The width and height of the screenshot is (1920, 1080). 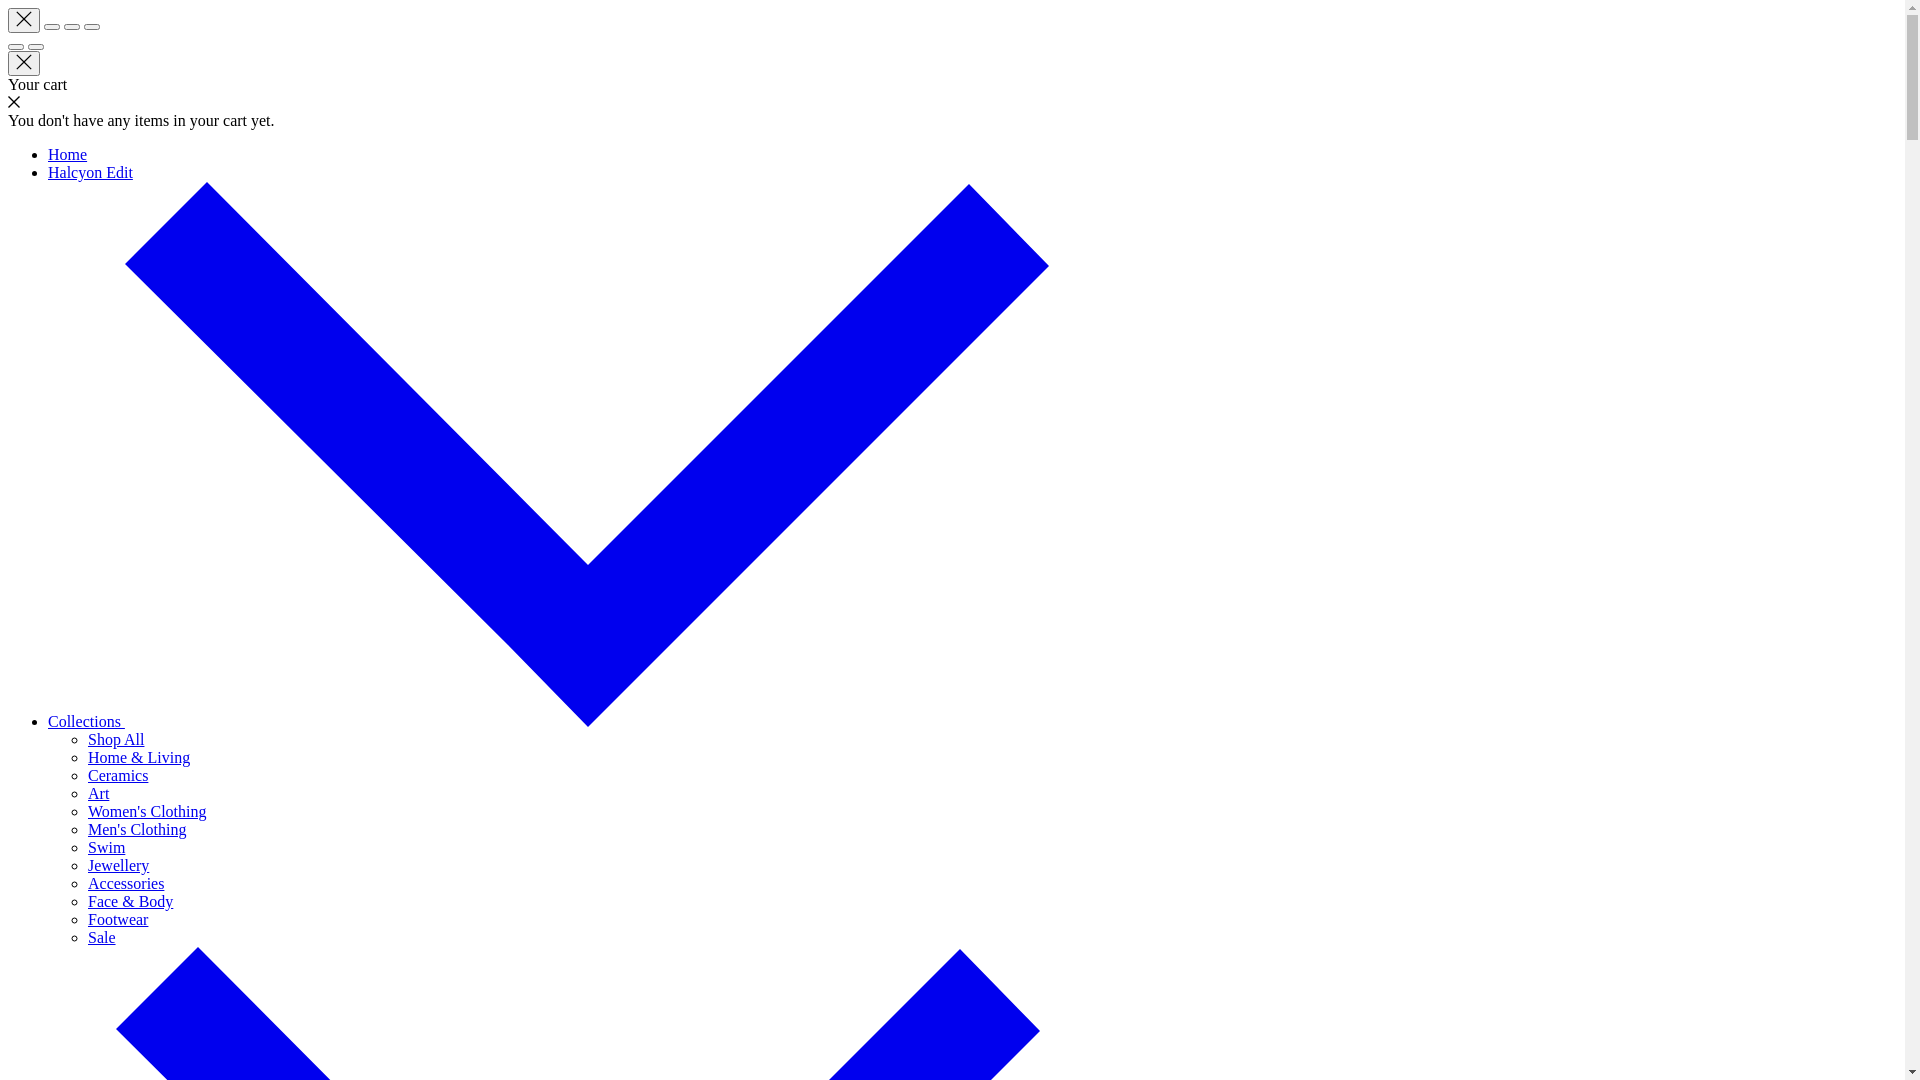 What do you see at coordinates (117, 774) in the screenshot?
I see `'Ceramics'` at bounding box center [117, 774].